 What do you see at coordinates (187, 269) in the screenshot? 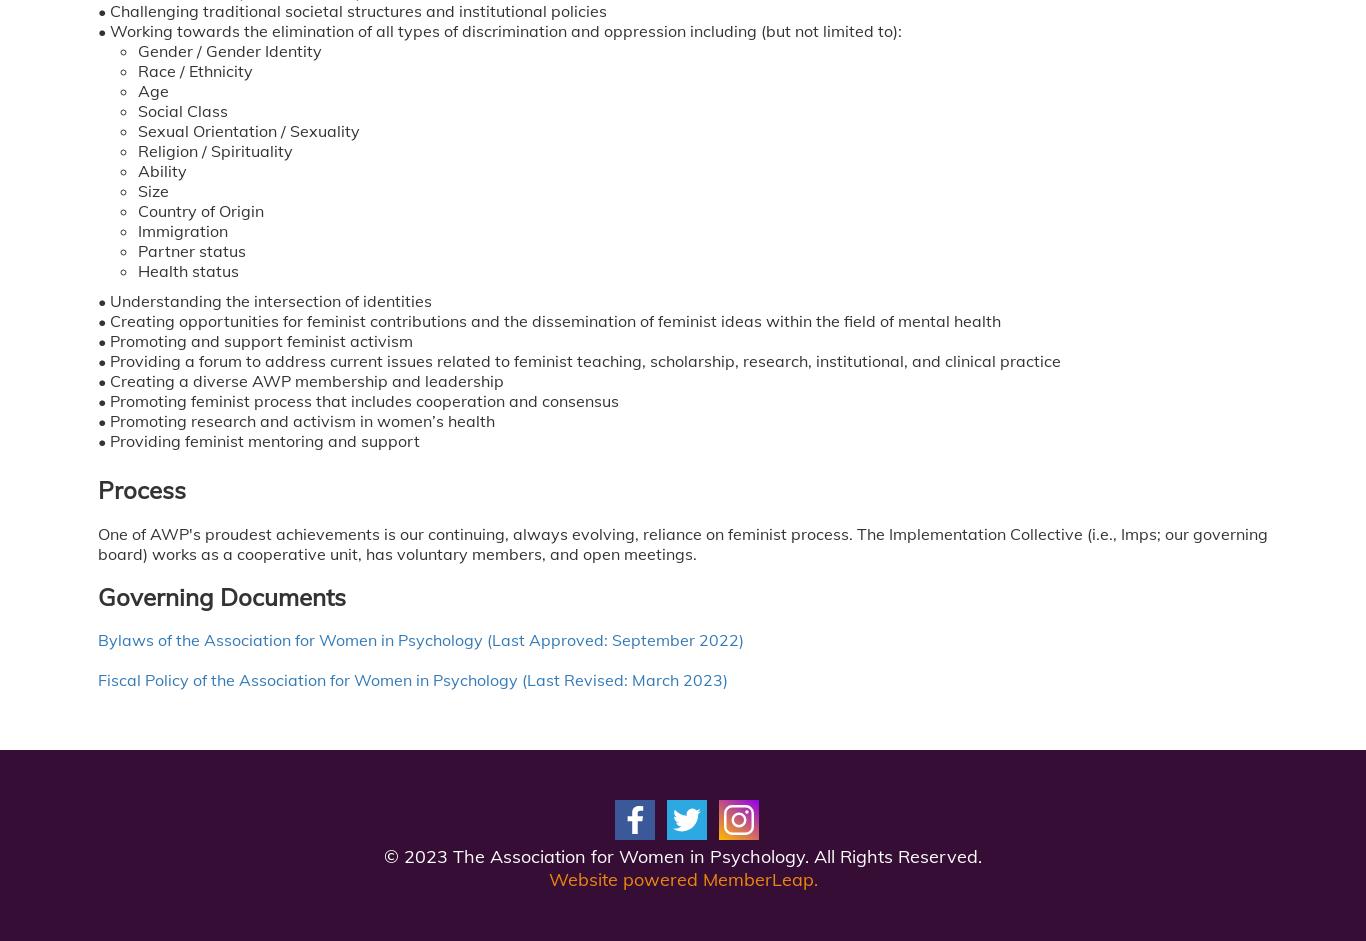
I see `'Health status'` at bounding box center [187, 269].